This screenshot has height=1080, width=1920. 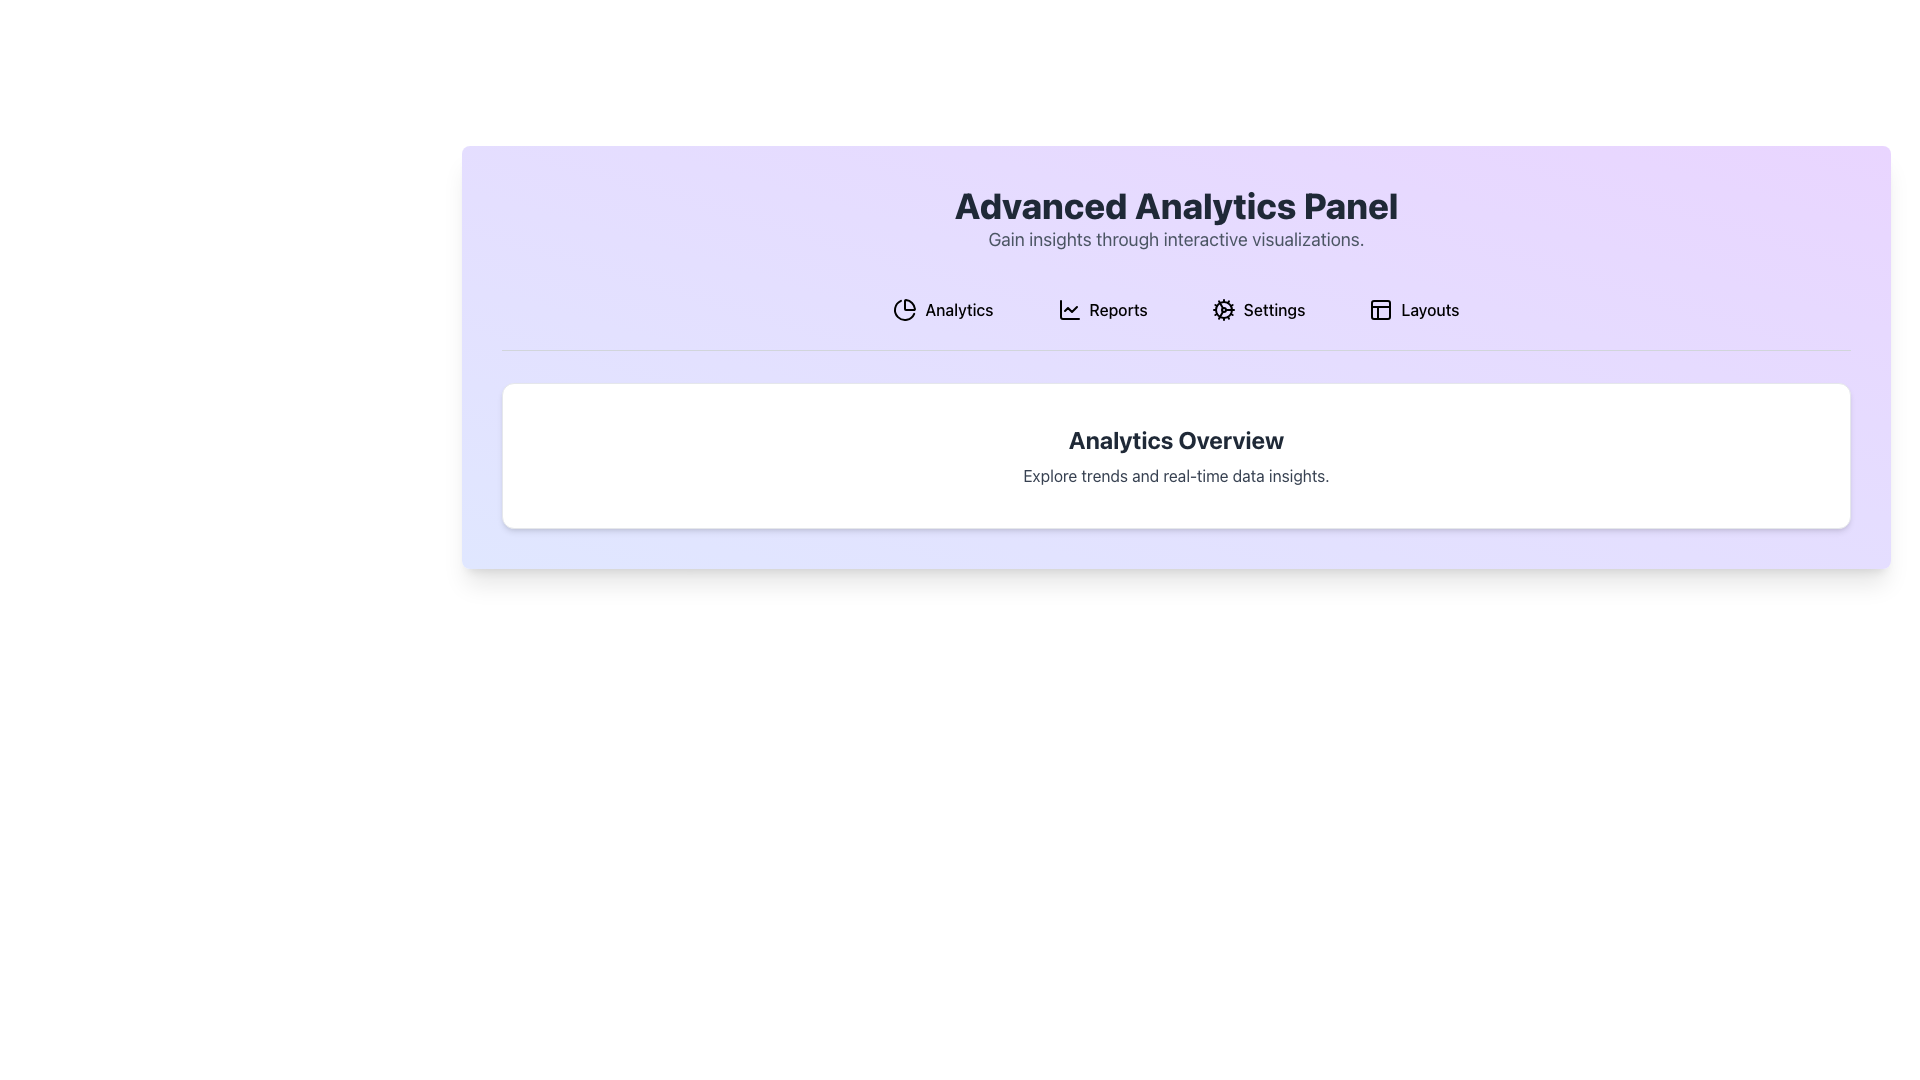 I want to click on the graphical representation of the 'Layouts' button icon, which is located at the rightmost position of the navigation buttons, just before the label 'Layouts', so click(x=1380, y=309).